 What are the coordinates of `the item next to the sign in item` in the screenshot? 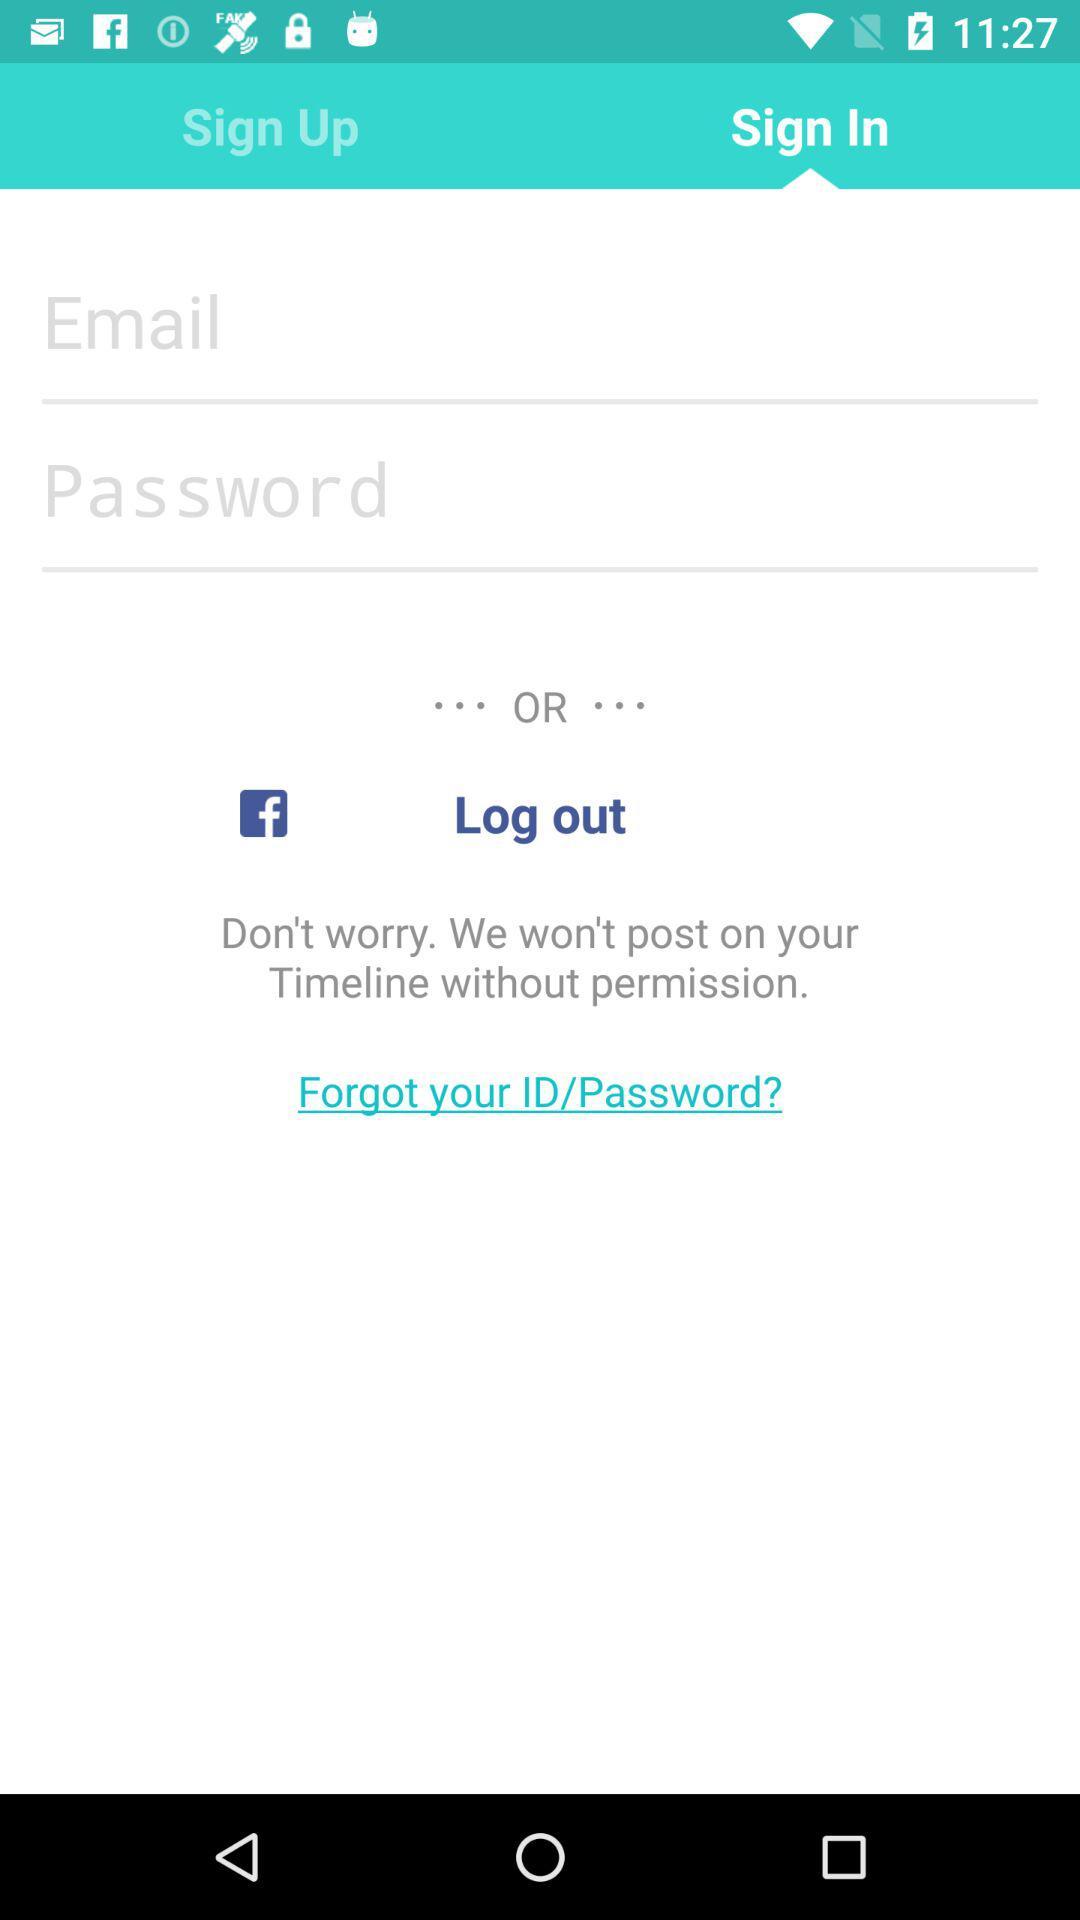 It's located at (270, 124).